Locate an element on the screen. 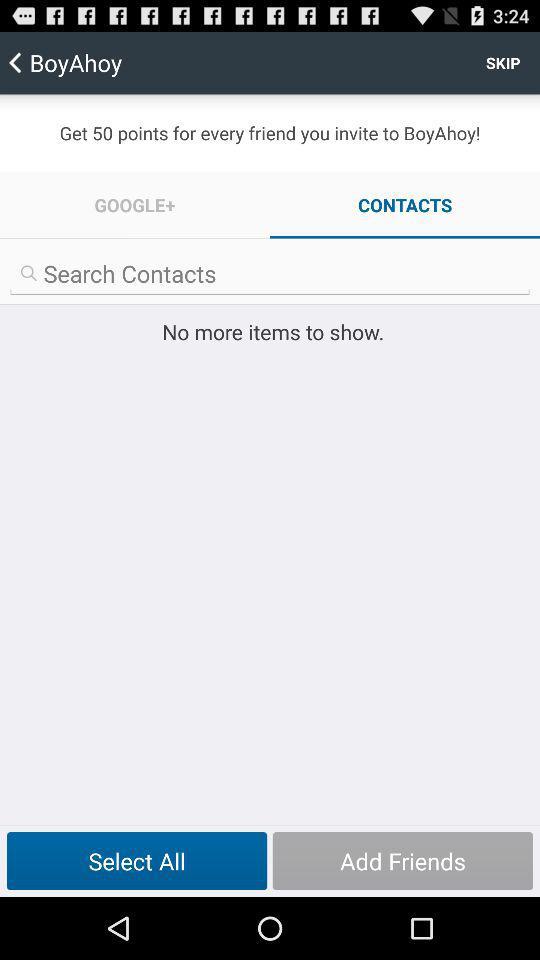 The height and width of the screenshot is (960, 540). the no more items is located at coordinates (270, 331).